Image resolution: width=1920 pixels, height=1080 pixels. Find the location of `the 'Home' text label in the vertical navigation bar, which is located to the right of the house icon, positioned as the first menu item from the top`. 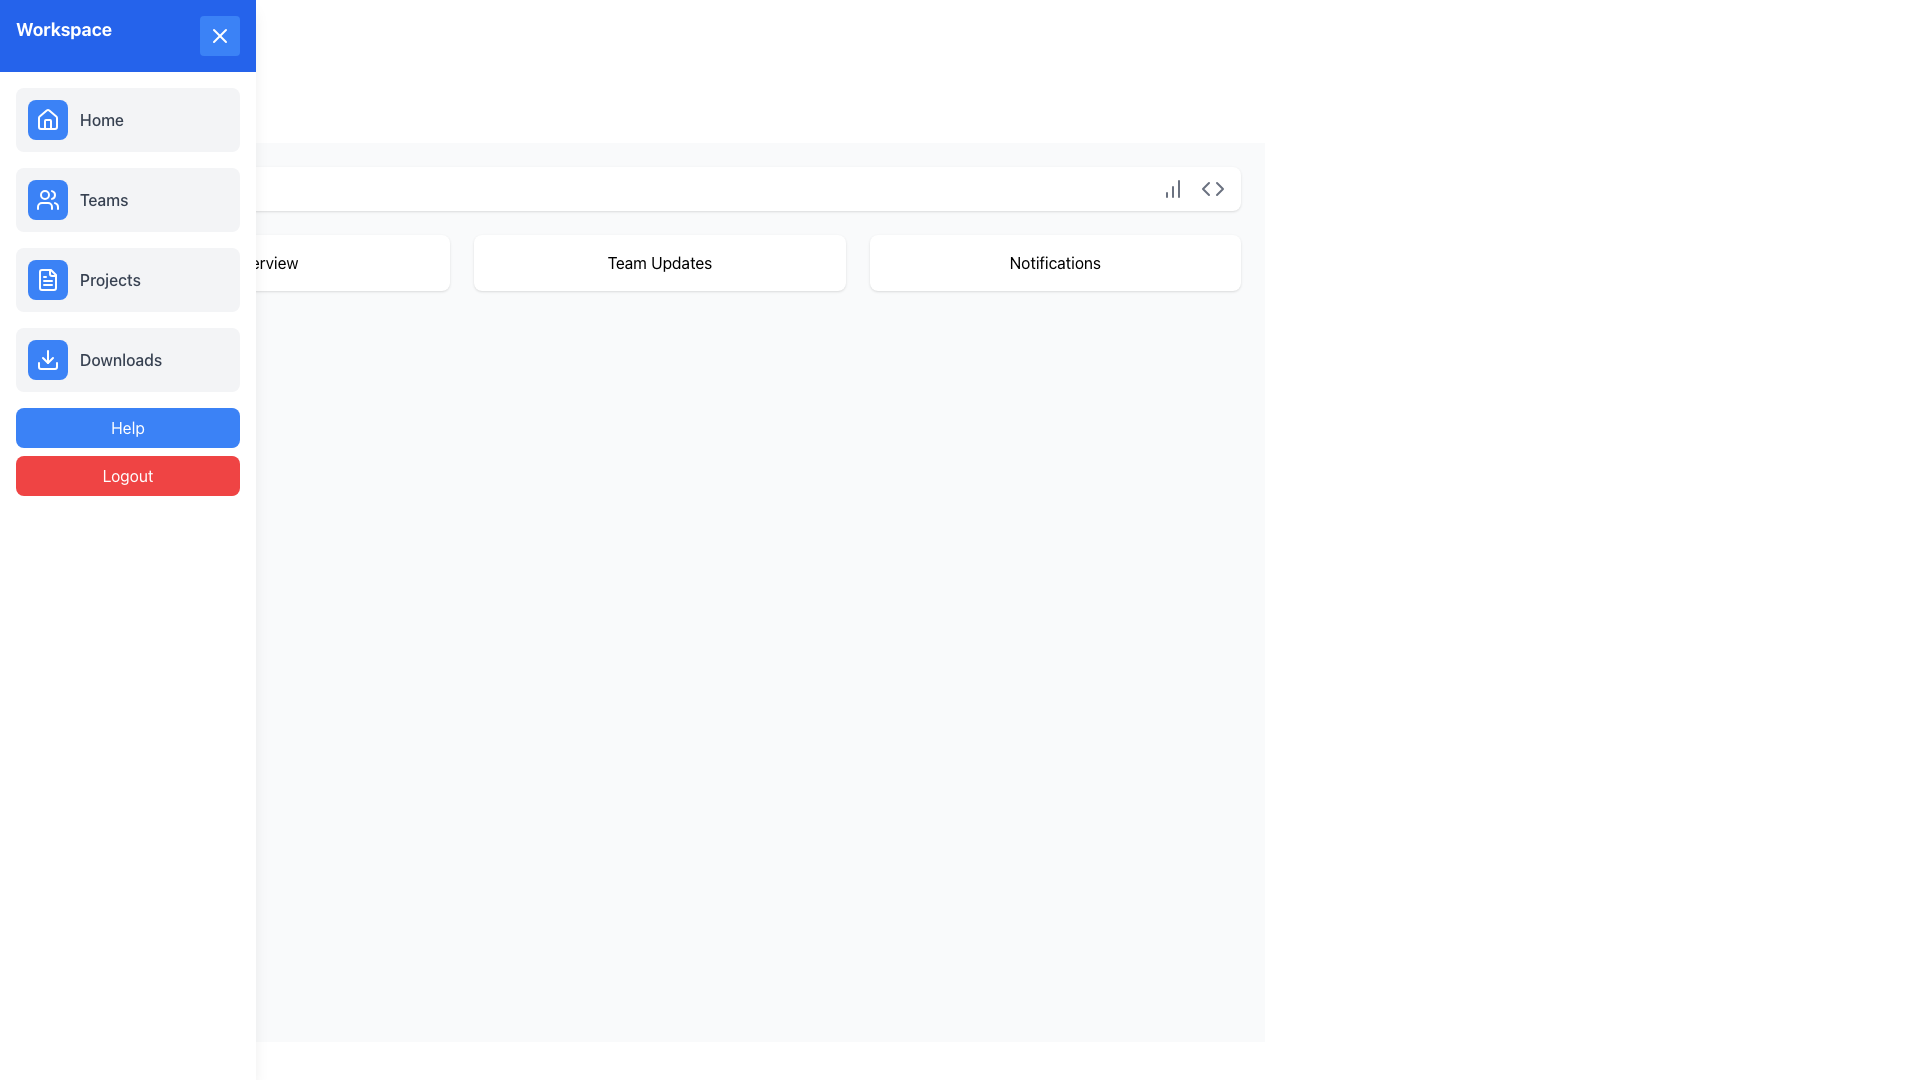

the 'Home' text label in the vertical navigation bar, which is located to the right of the house icon, positioned as the first menu item from the top is located at coordinates (100, 119).